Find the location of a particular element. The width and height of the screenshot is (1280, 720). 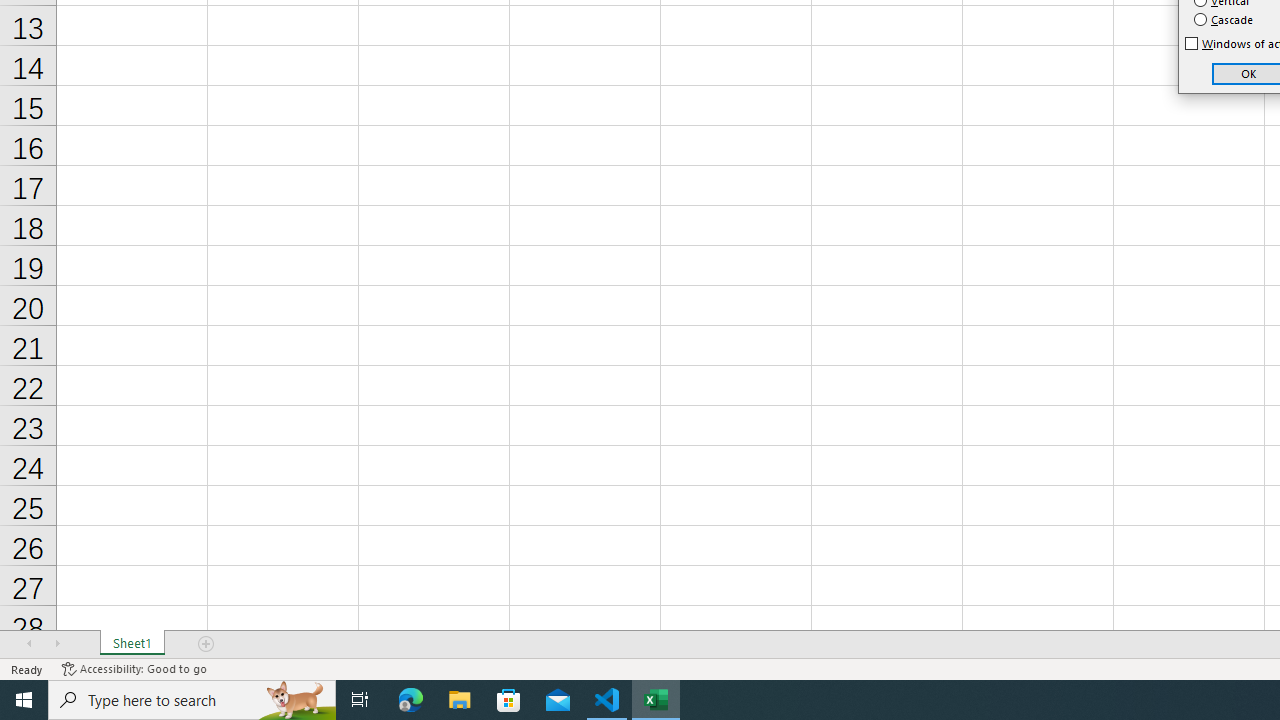

'Type here to search' is located at coordinates (192, 698).